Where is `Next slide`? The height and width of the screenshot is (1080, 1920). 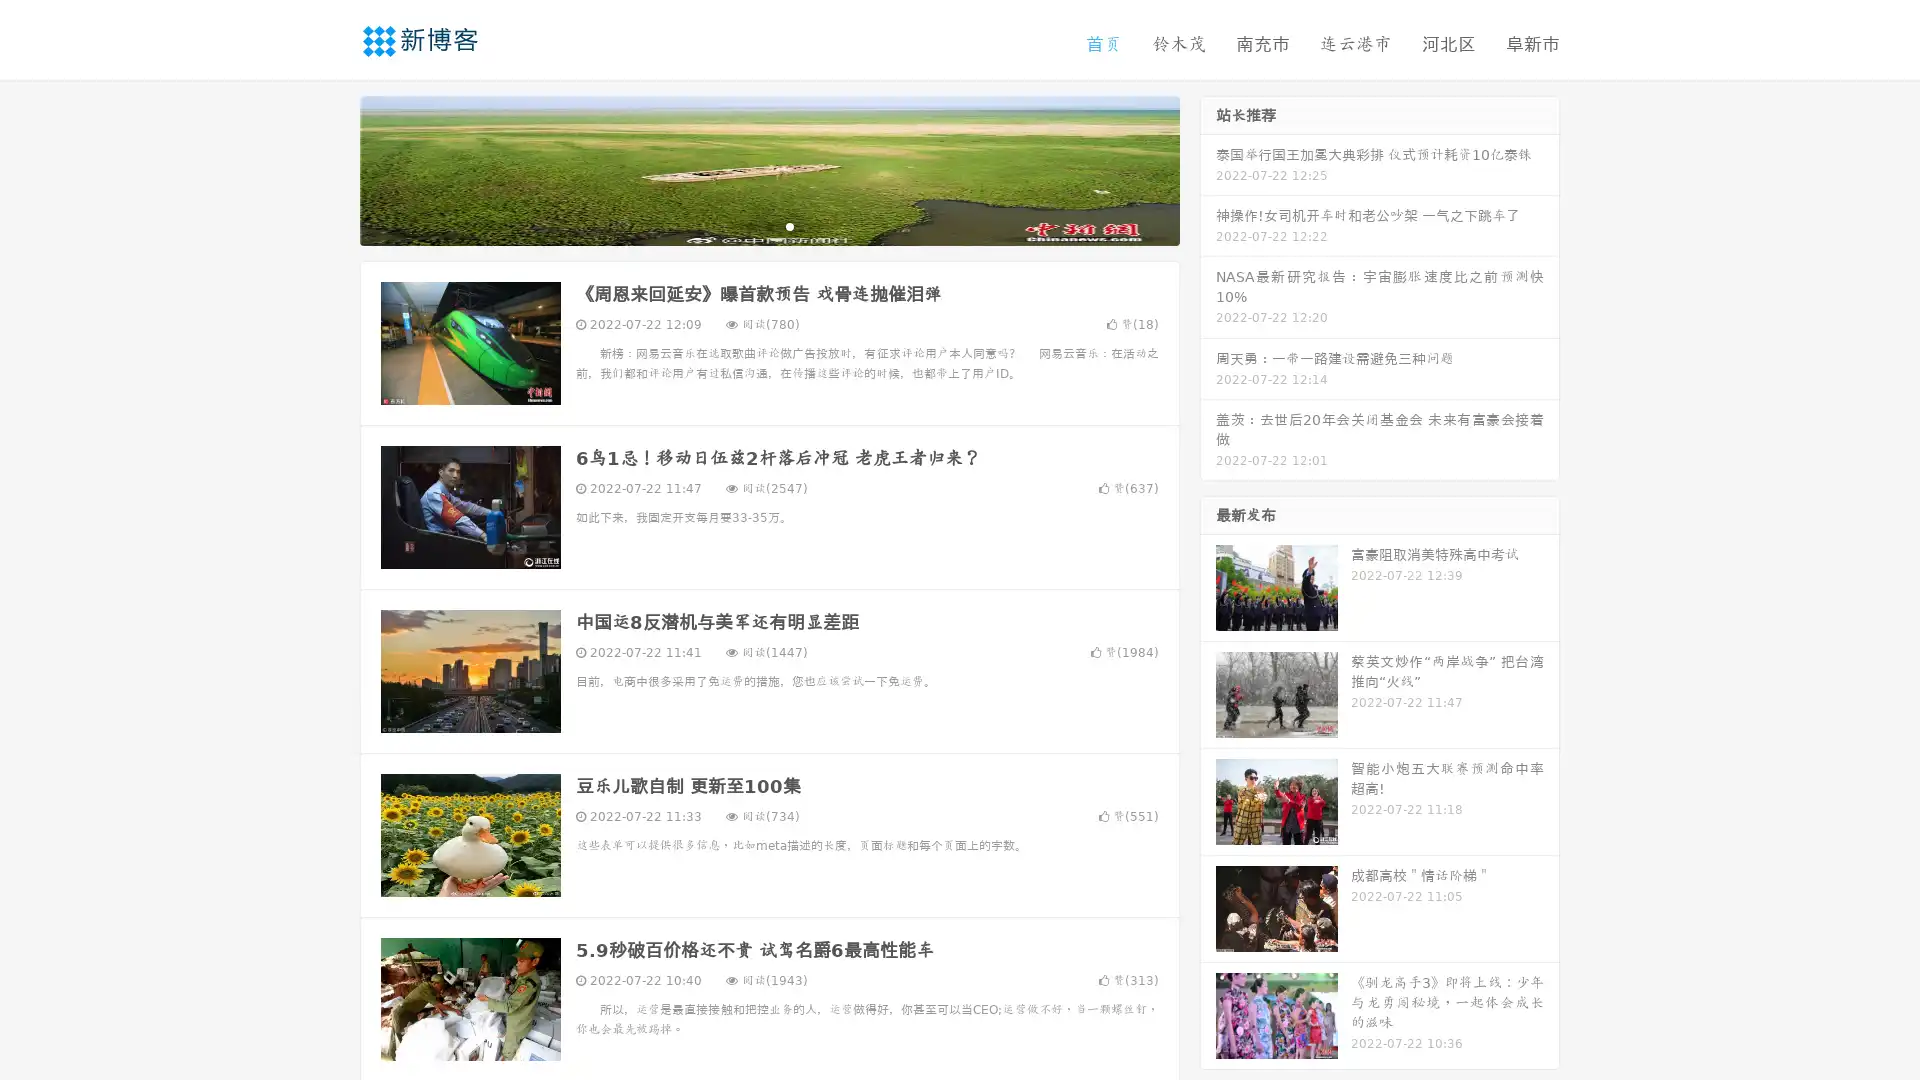 Next slide is located at coordinates (1208, 168).